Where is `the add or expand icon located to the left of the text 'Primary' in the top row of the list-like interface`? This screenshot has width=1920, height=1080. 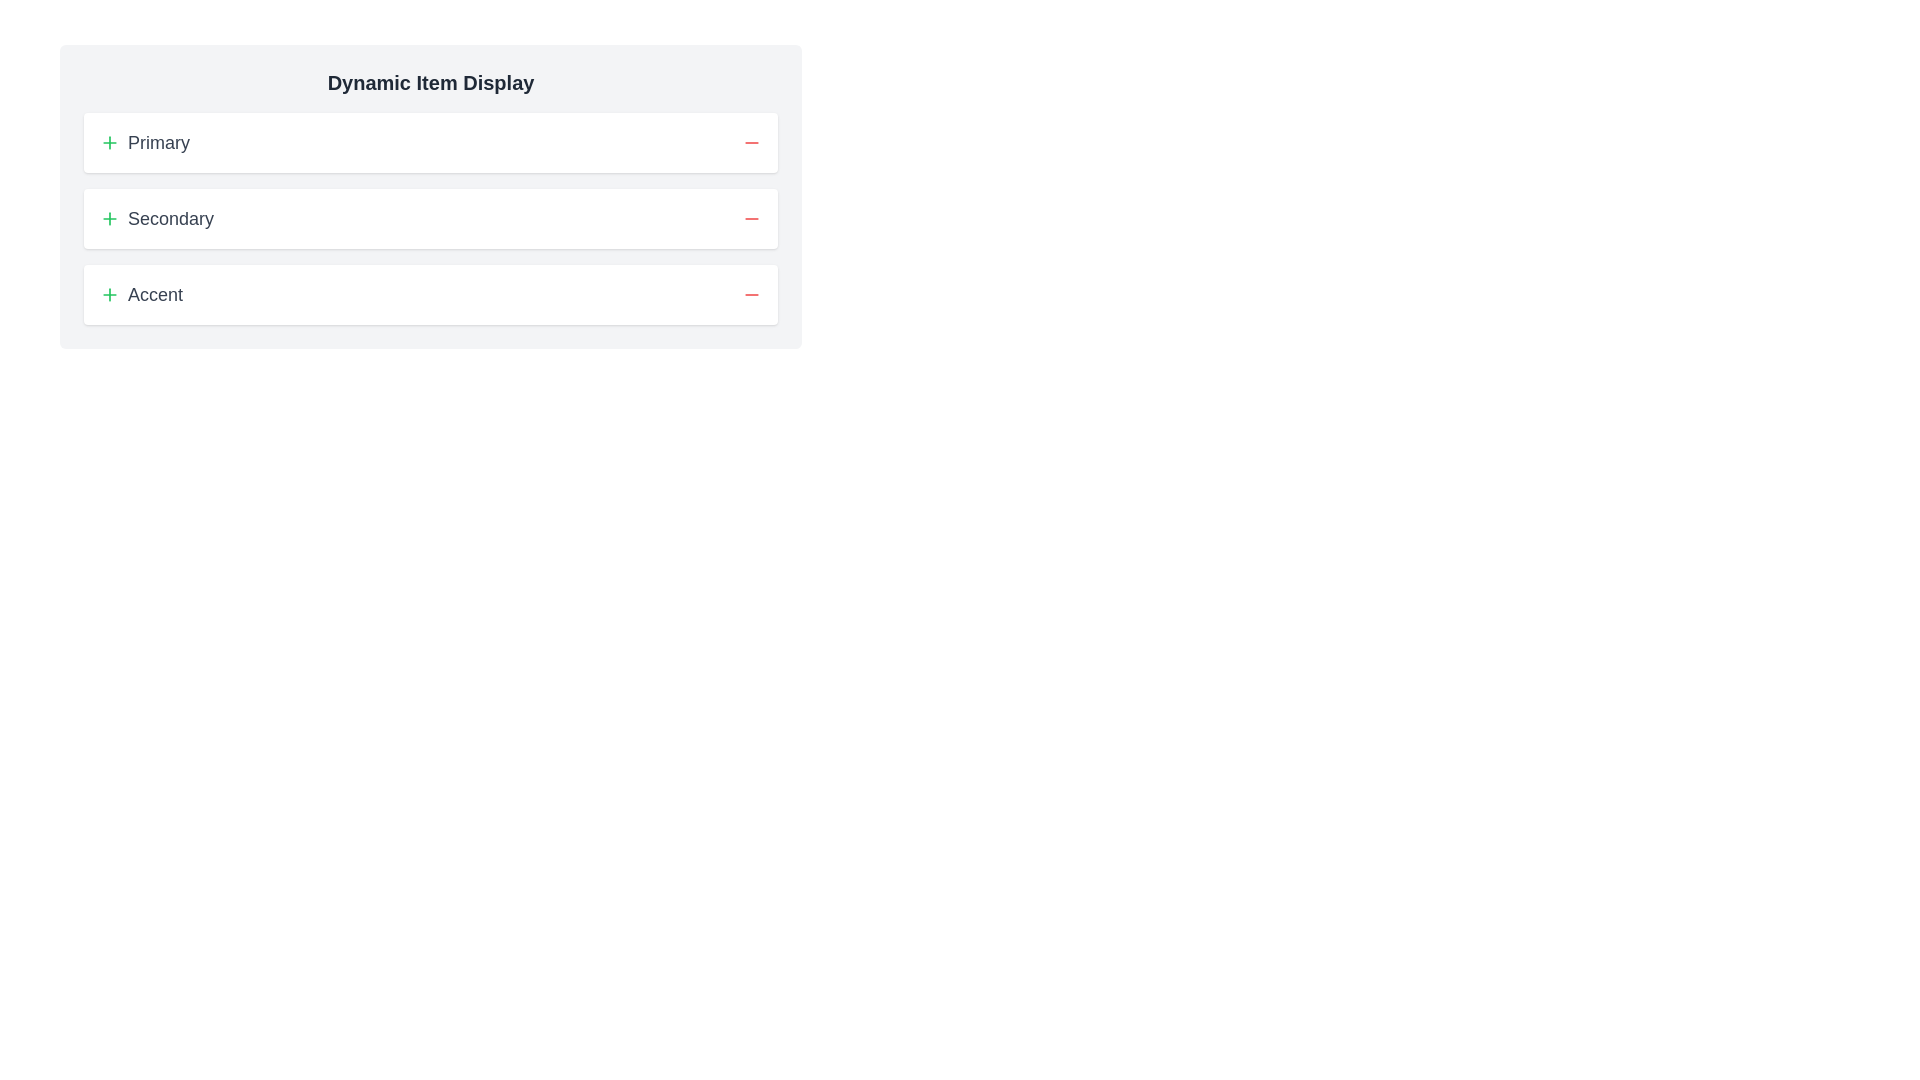 the add or expand icon located to the left of the text 'Primary' in the top row of the list-like interface is located at coordinates (109, 141).